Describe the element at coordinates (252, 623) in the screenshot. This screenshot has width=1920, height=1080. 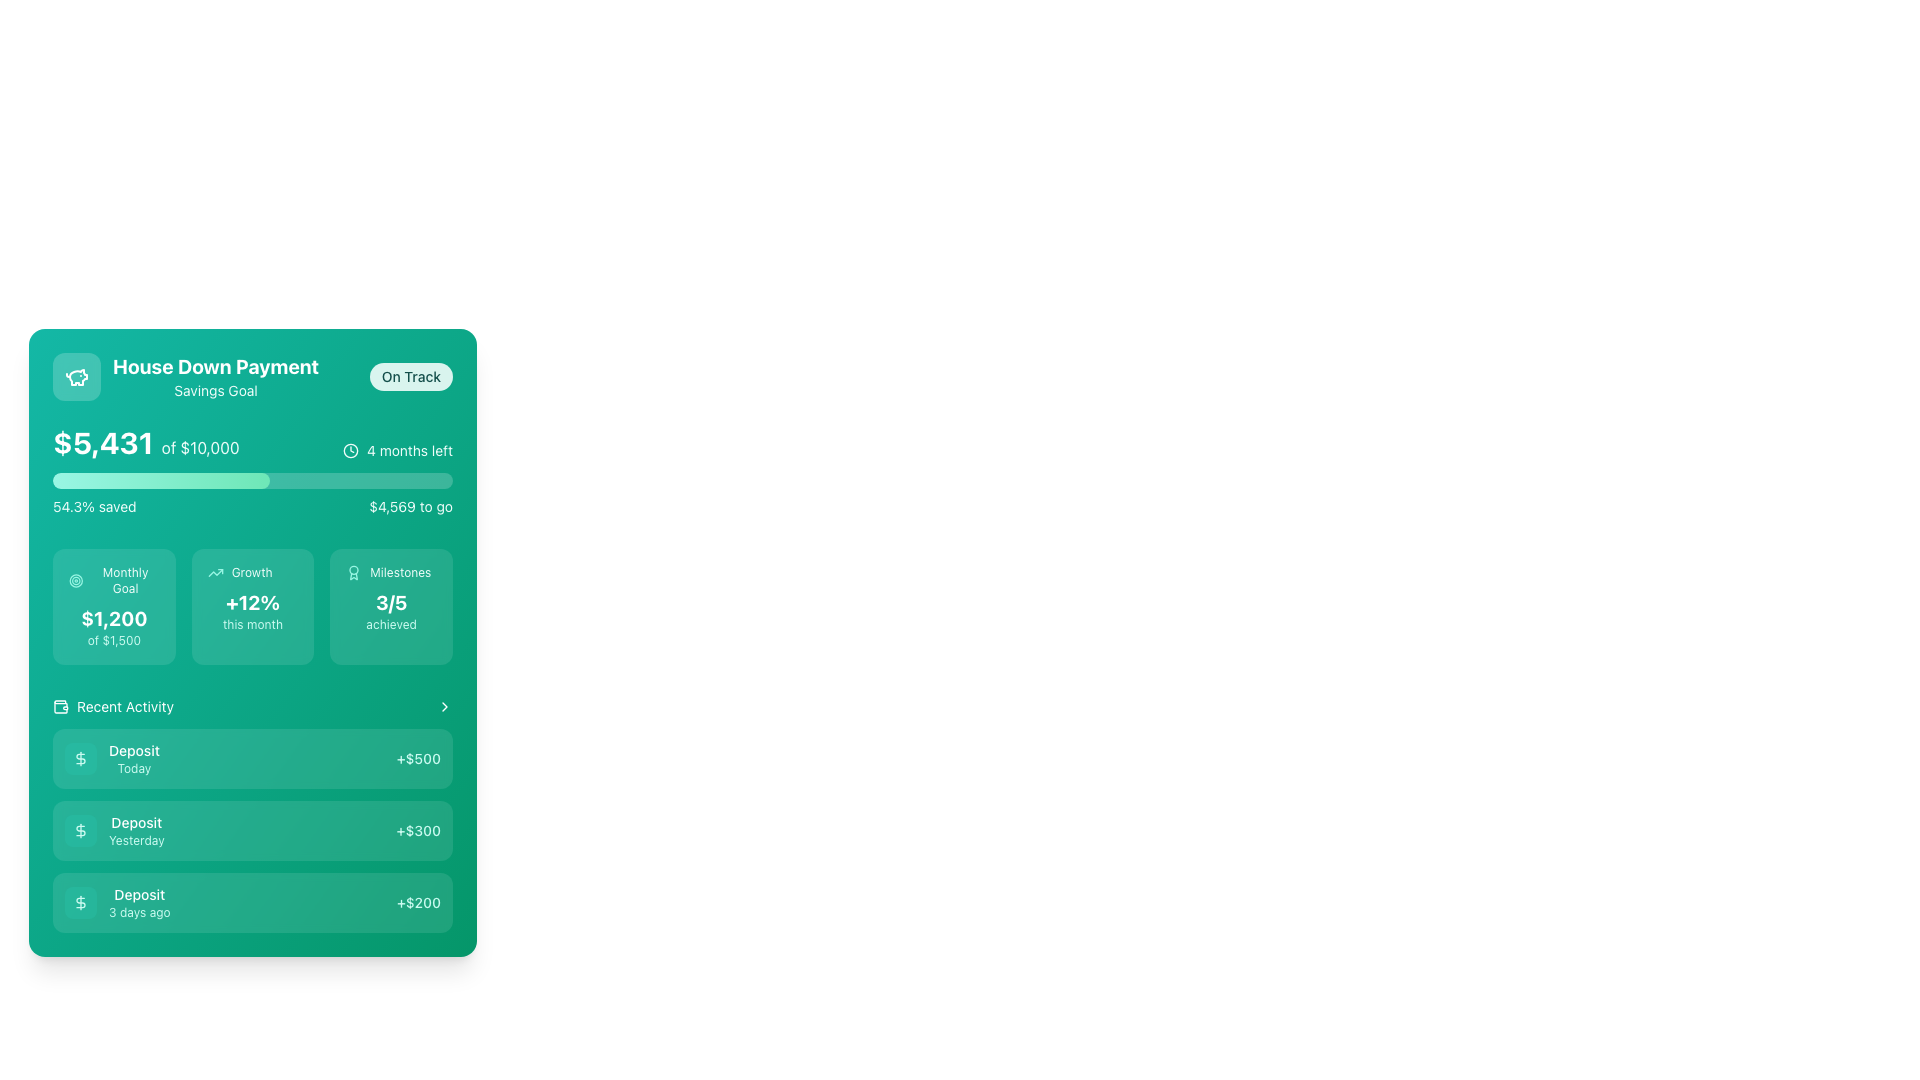
I see `text label that provides temporal context indicating that the data on the card pertains to the current month, located at the bottom of the 'Growth' card below the '+12%' text` at that location.